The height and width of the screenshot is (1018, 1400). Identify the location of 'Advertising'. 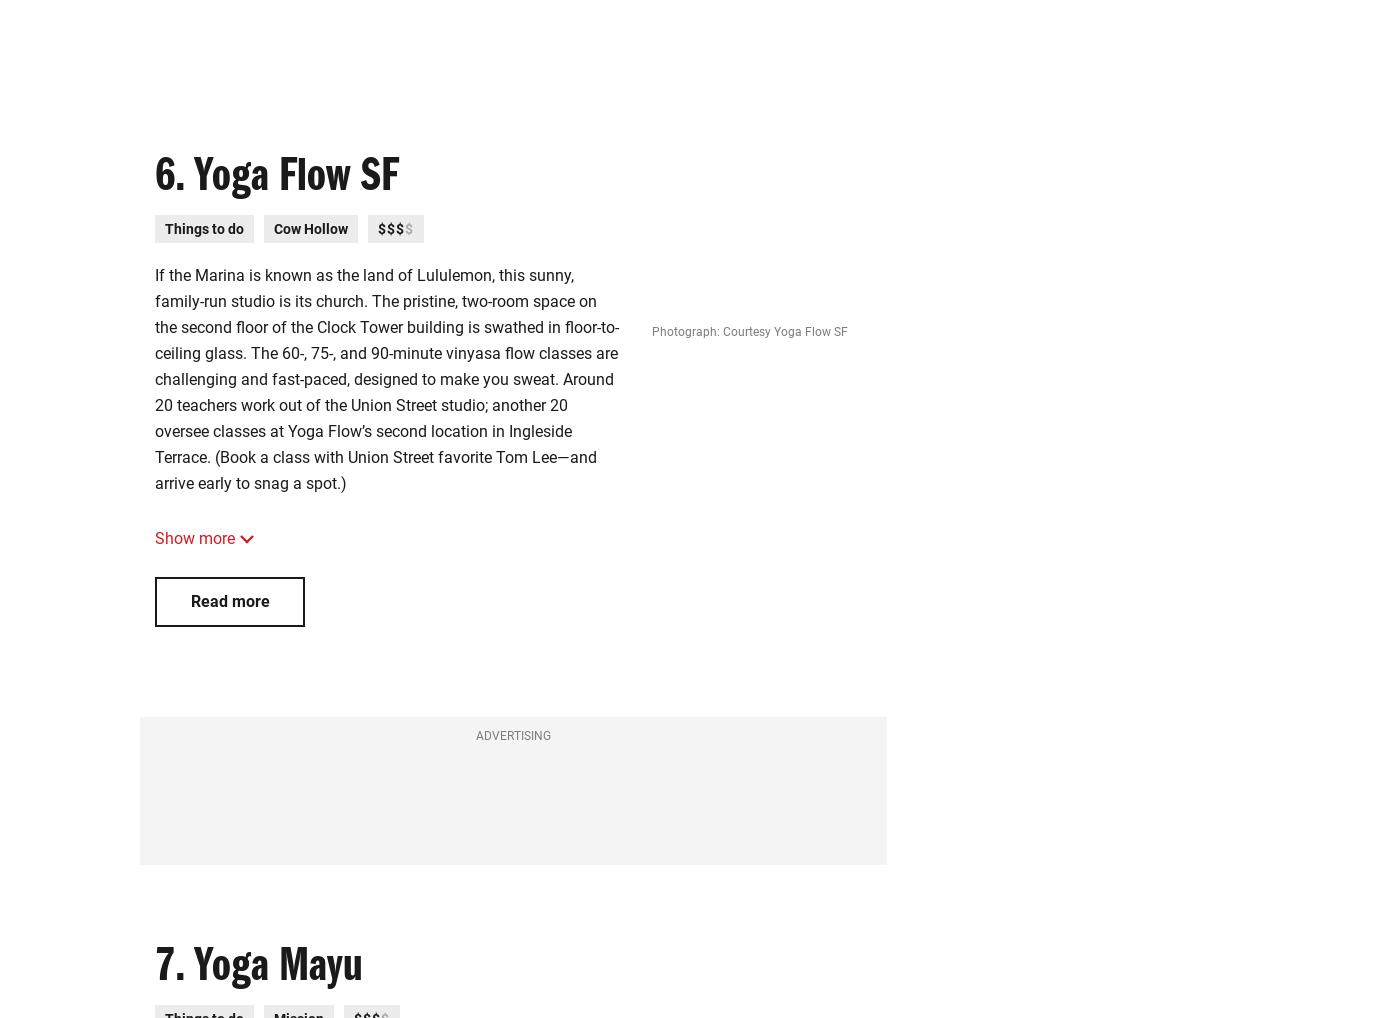
(512, 735).